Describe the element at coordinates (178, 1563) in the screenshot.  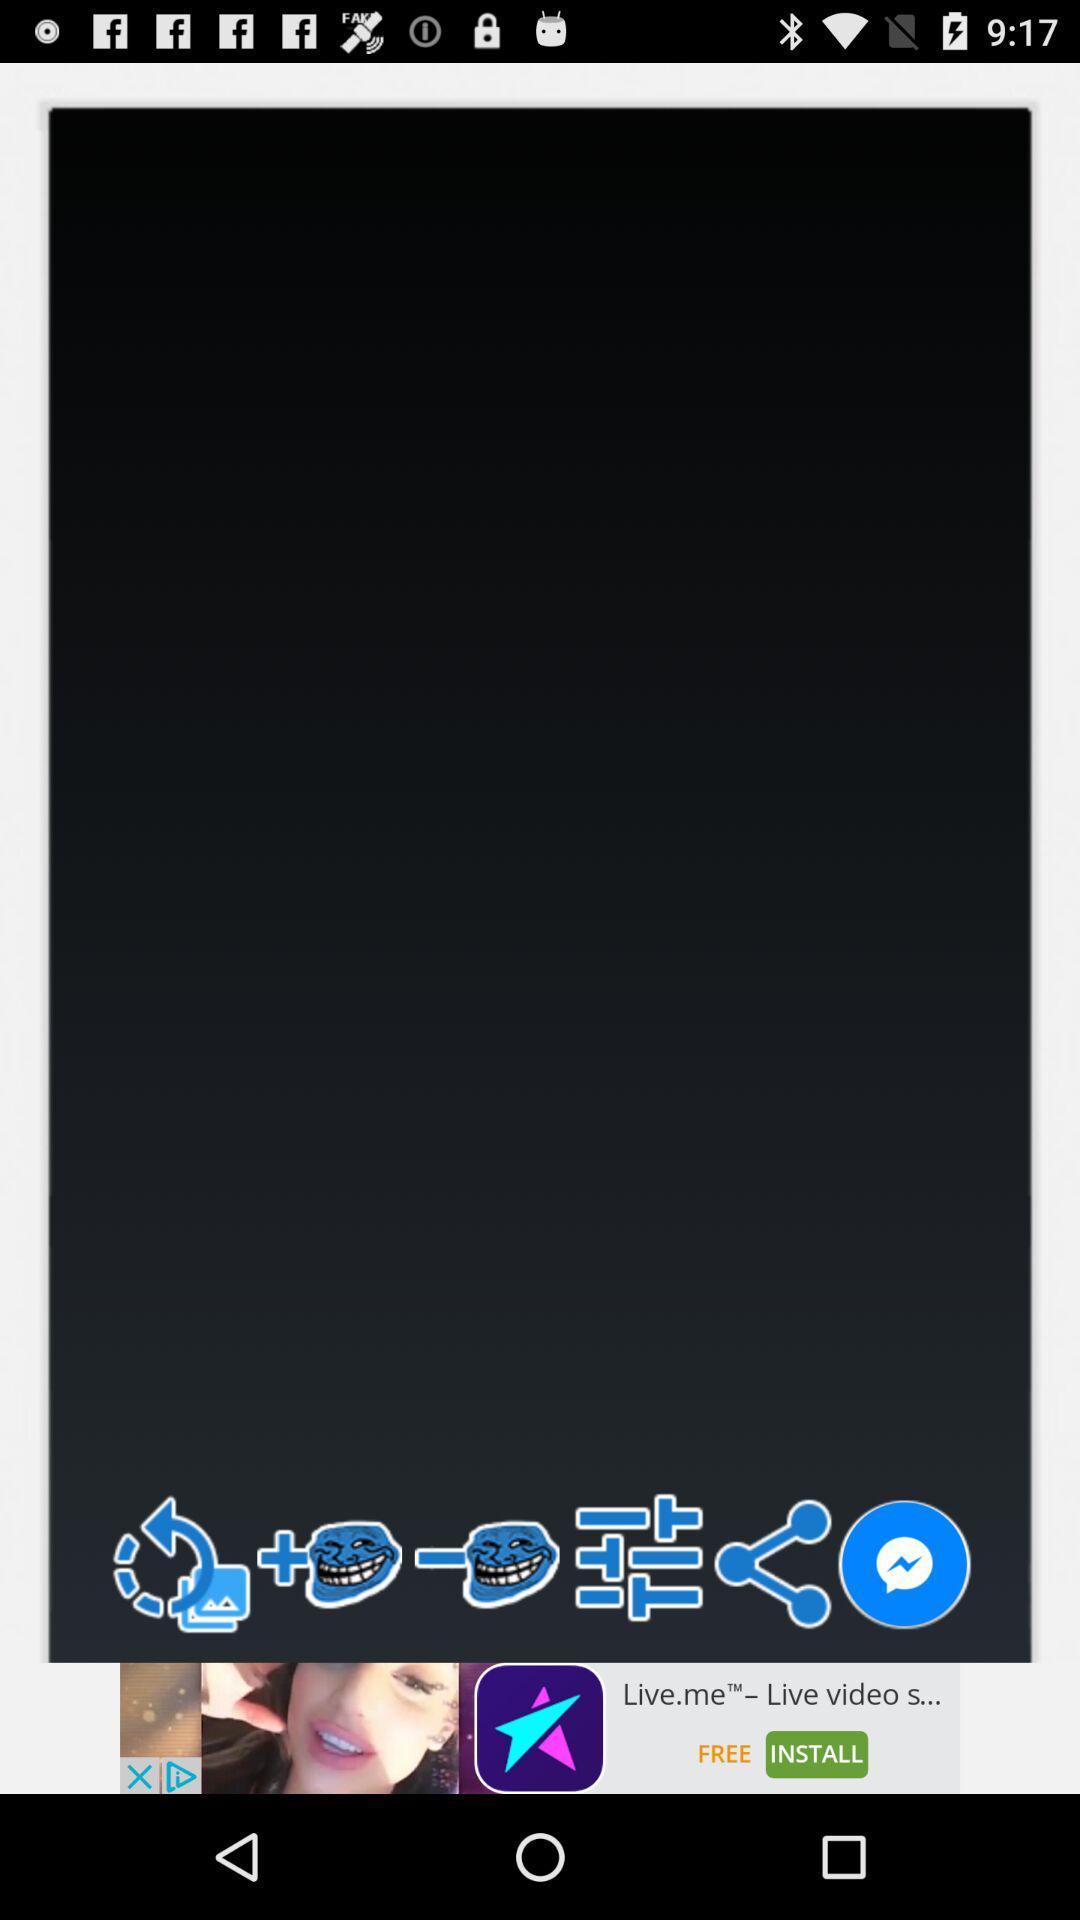
I see `go back` at that location.